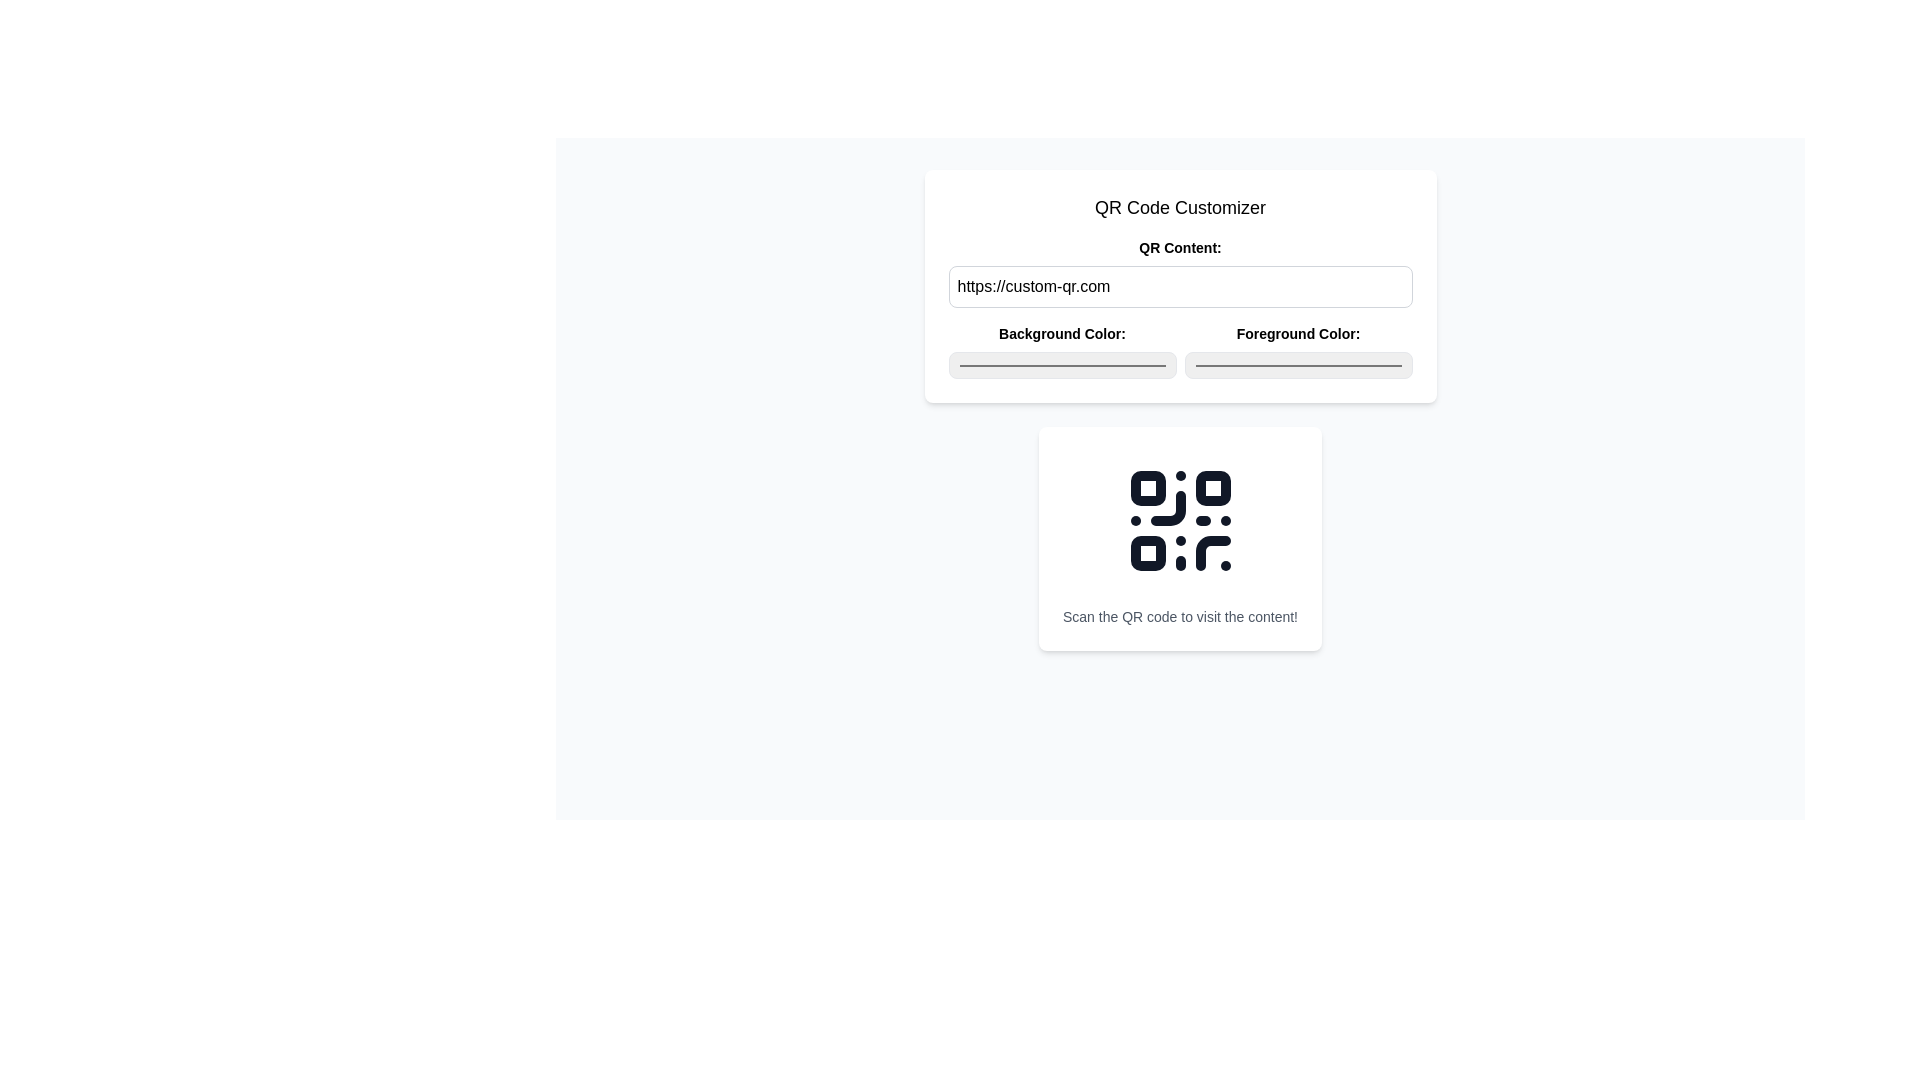 The height and width of the screenshot is (1080, 1920). What do you see at coordinates (1386, 365) in the screenshot?
I see `the foreground color value by sliding` at bounding box center [1386, 365].